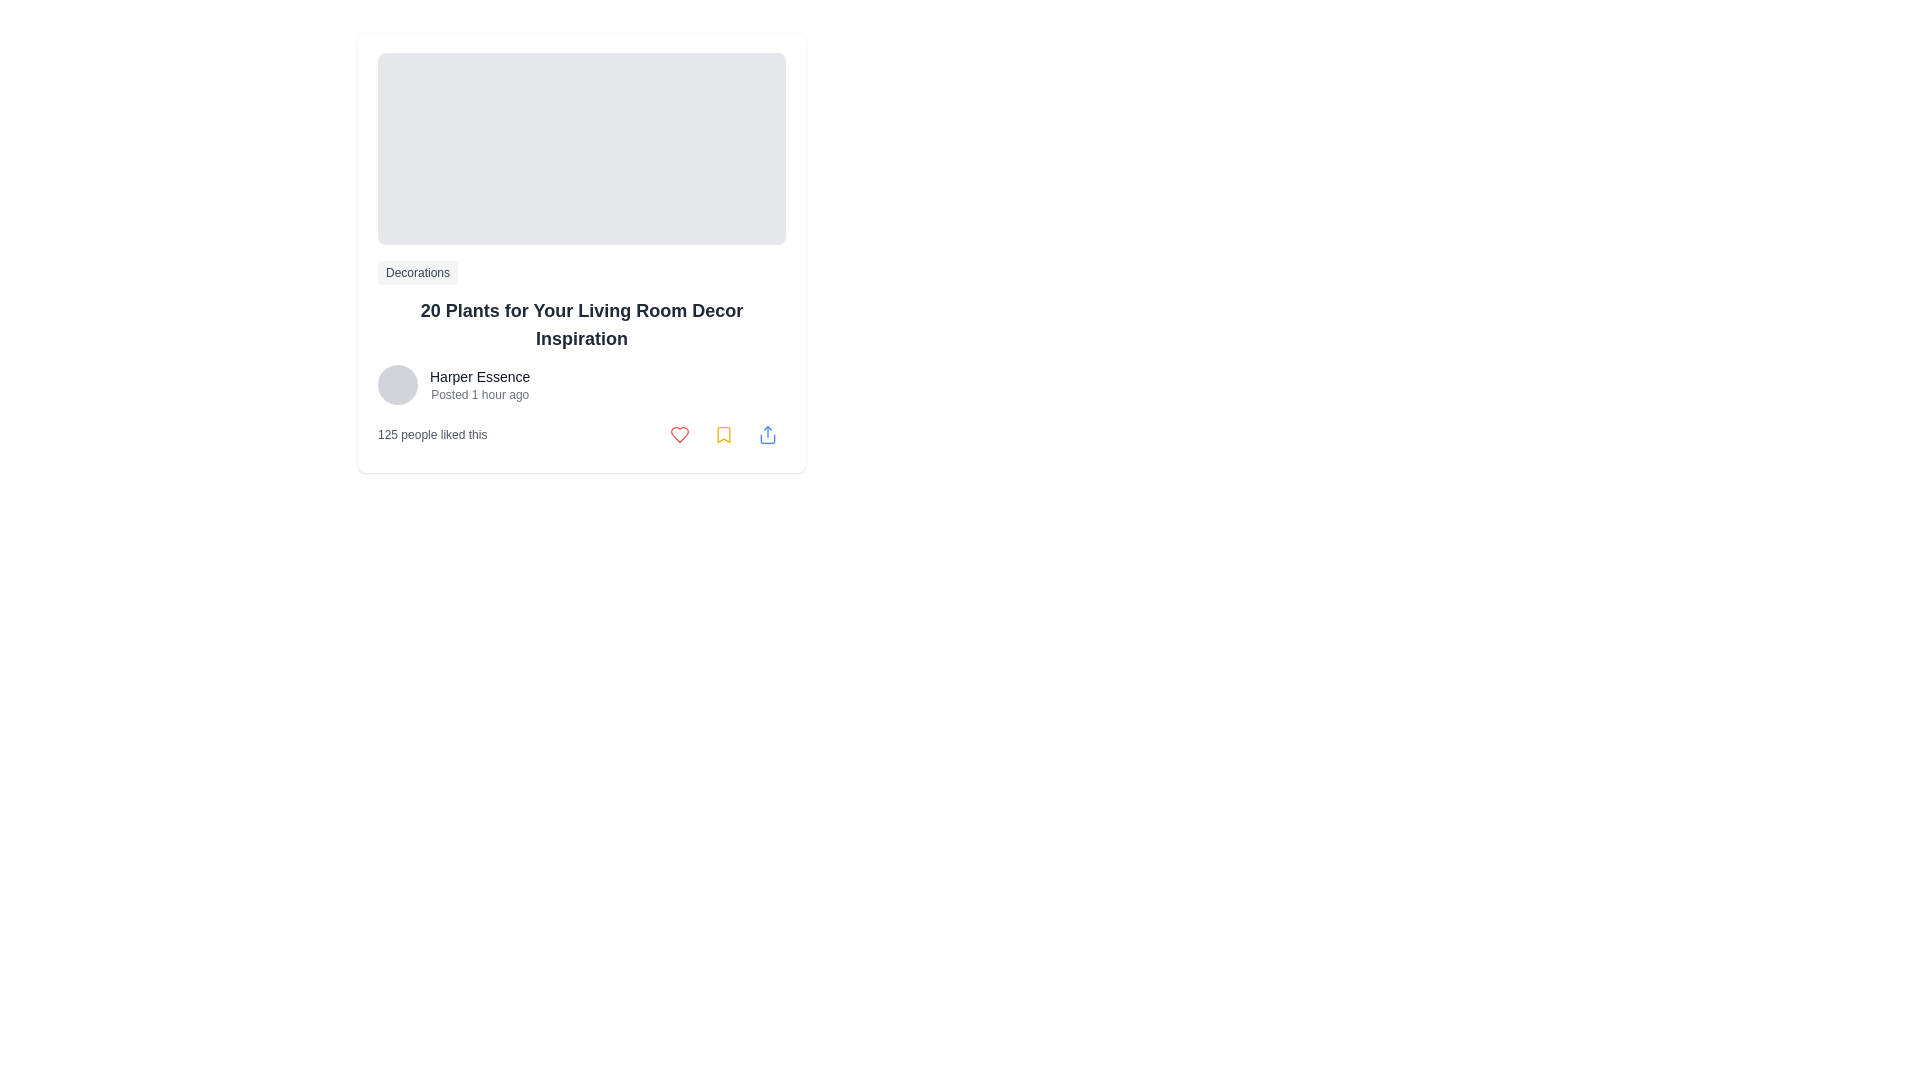 Image resolution: width=1920 pixels, height=1080 pixels. Describe the element at coordinates (723, 434) in the screenshot. I see `the interactive bookmark icon located below the text '125 people liked this' and to the right of the heart-shaped icon to bookmark the content` at that location.